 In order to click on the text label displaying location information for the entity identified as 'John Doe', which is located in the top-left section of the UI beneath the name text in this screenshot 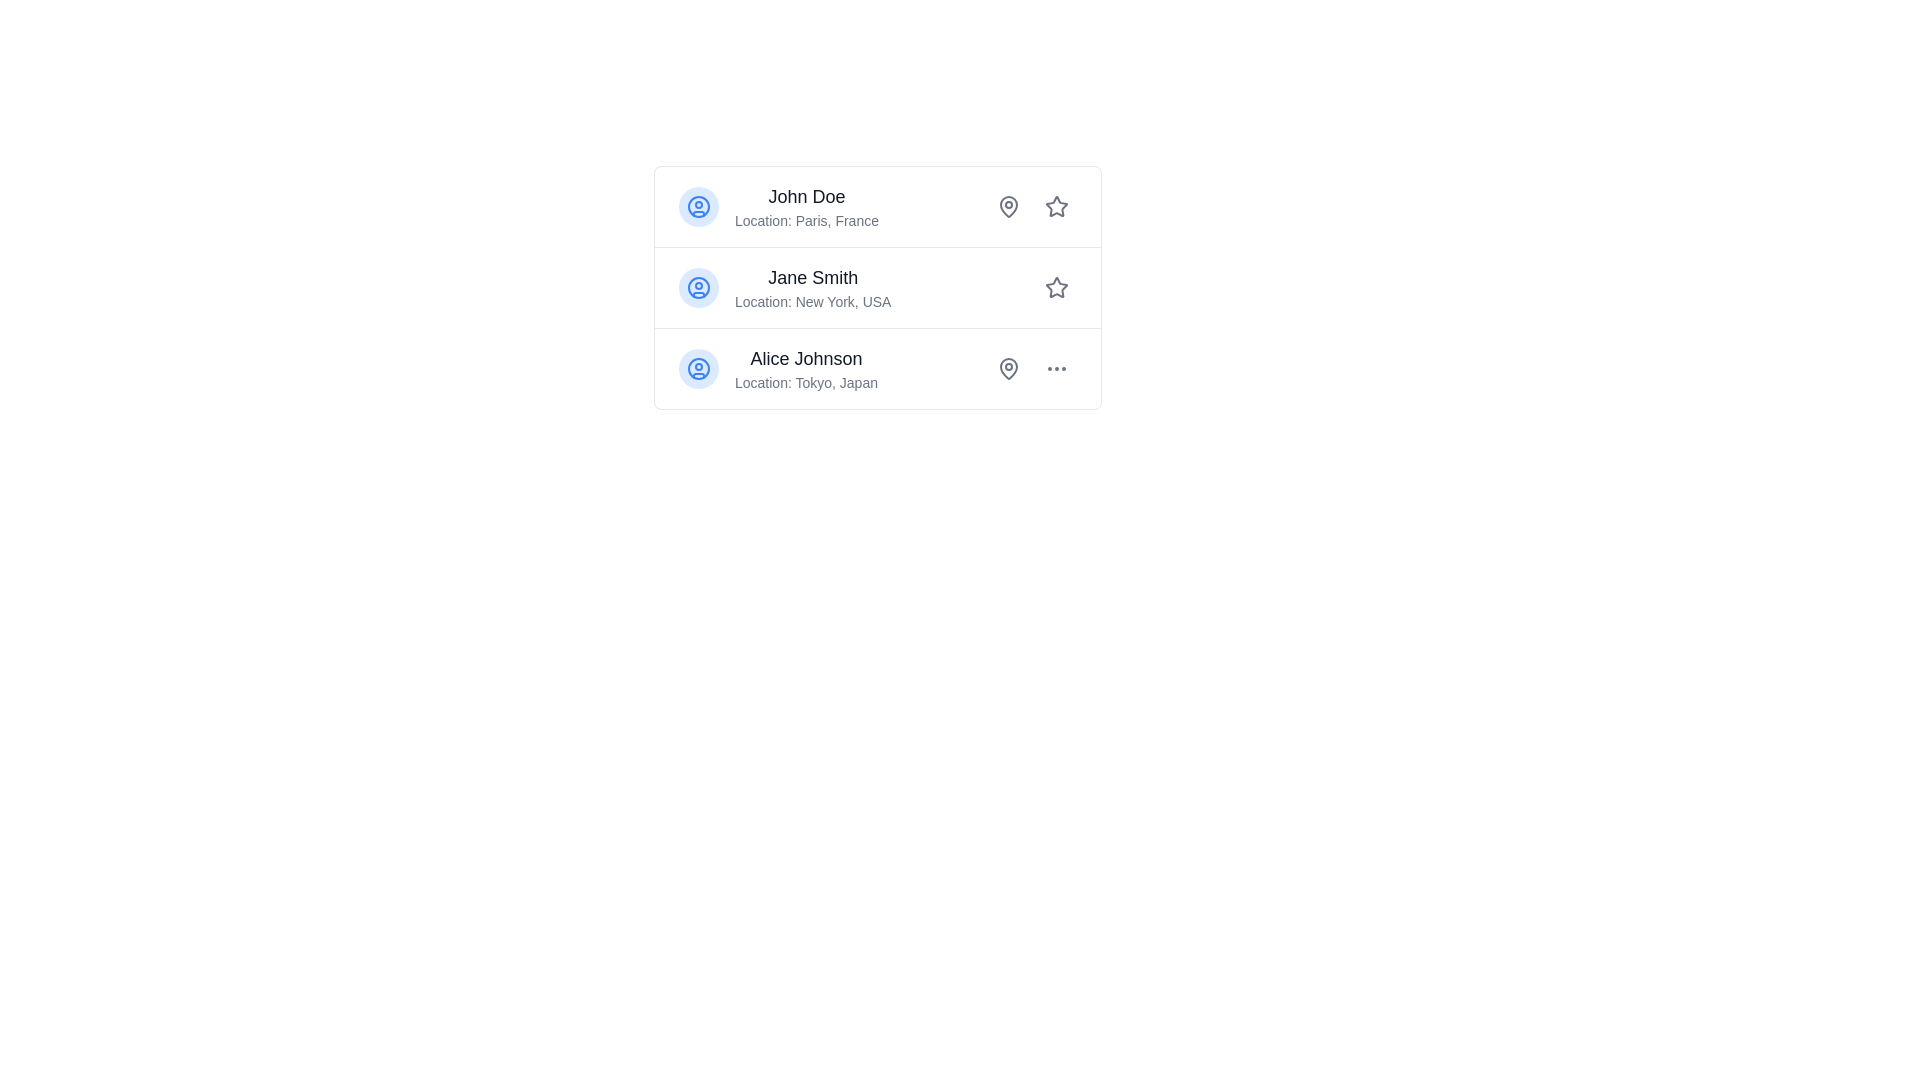, I will do `click(806, 220)`.